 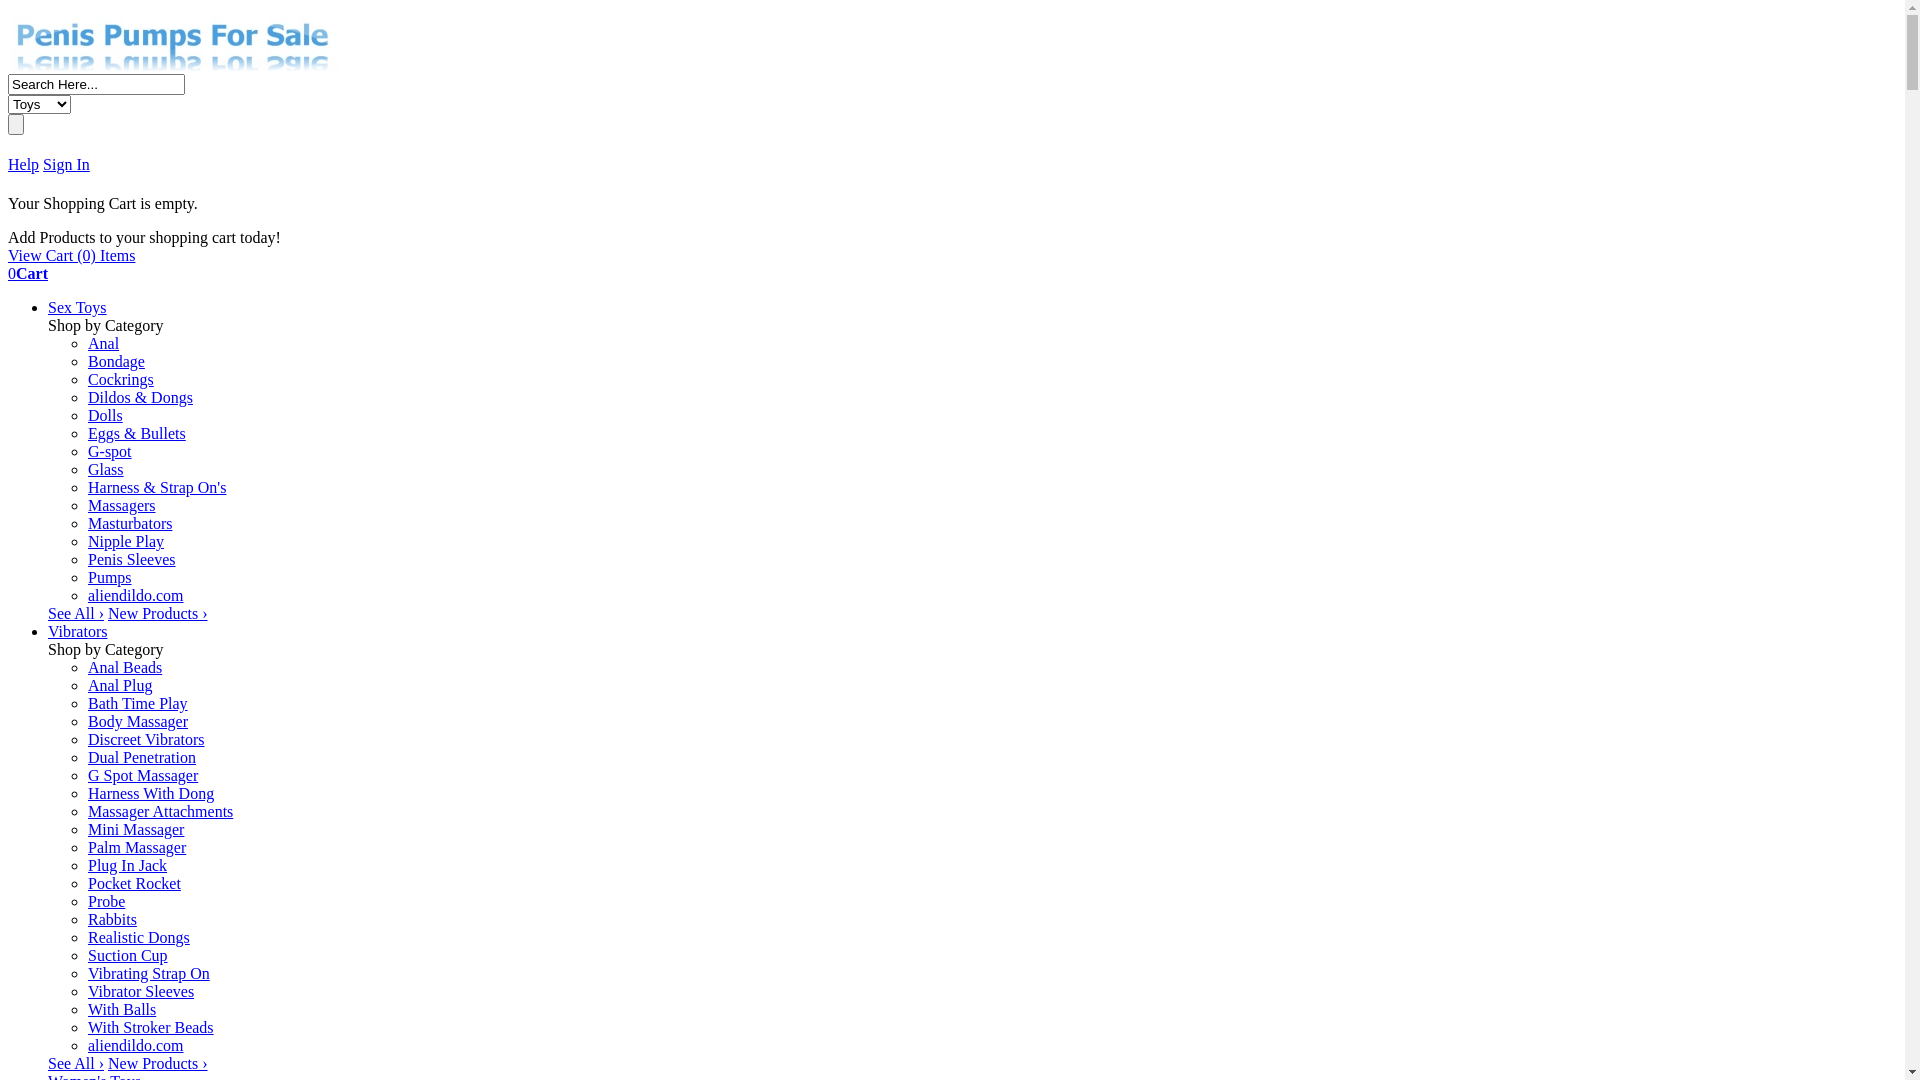 What do you see at coordinates (8, 273) in the screenshot?
I see `'0Cart'` at bounding box center [8, 273].